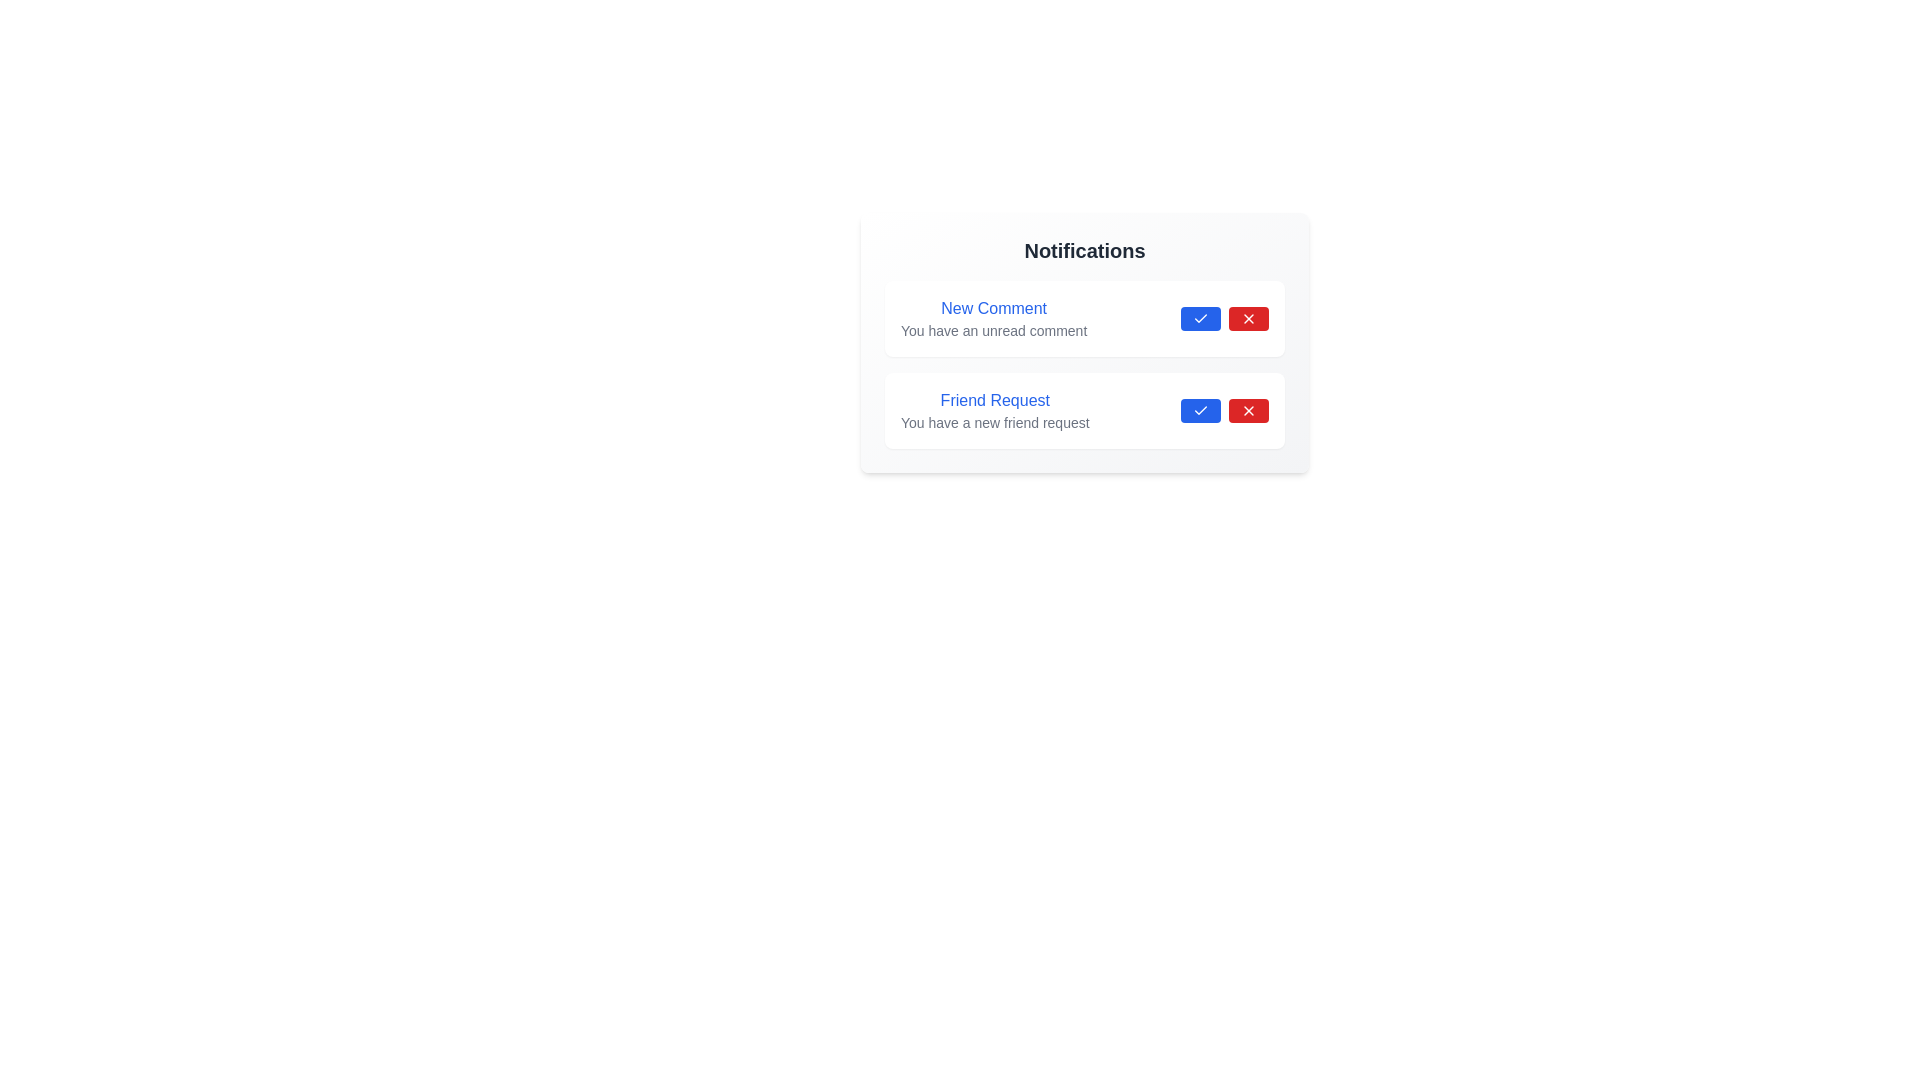 This screenshot has height=1080, width=1920. Describe the element at coordinates (1200, 318) in the screenshot. I see `the leftmost button in the group next to the red button with a cross icon` at that location.